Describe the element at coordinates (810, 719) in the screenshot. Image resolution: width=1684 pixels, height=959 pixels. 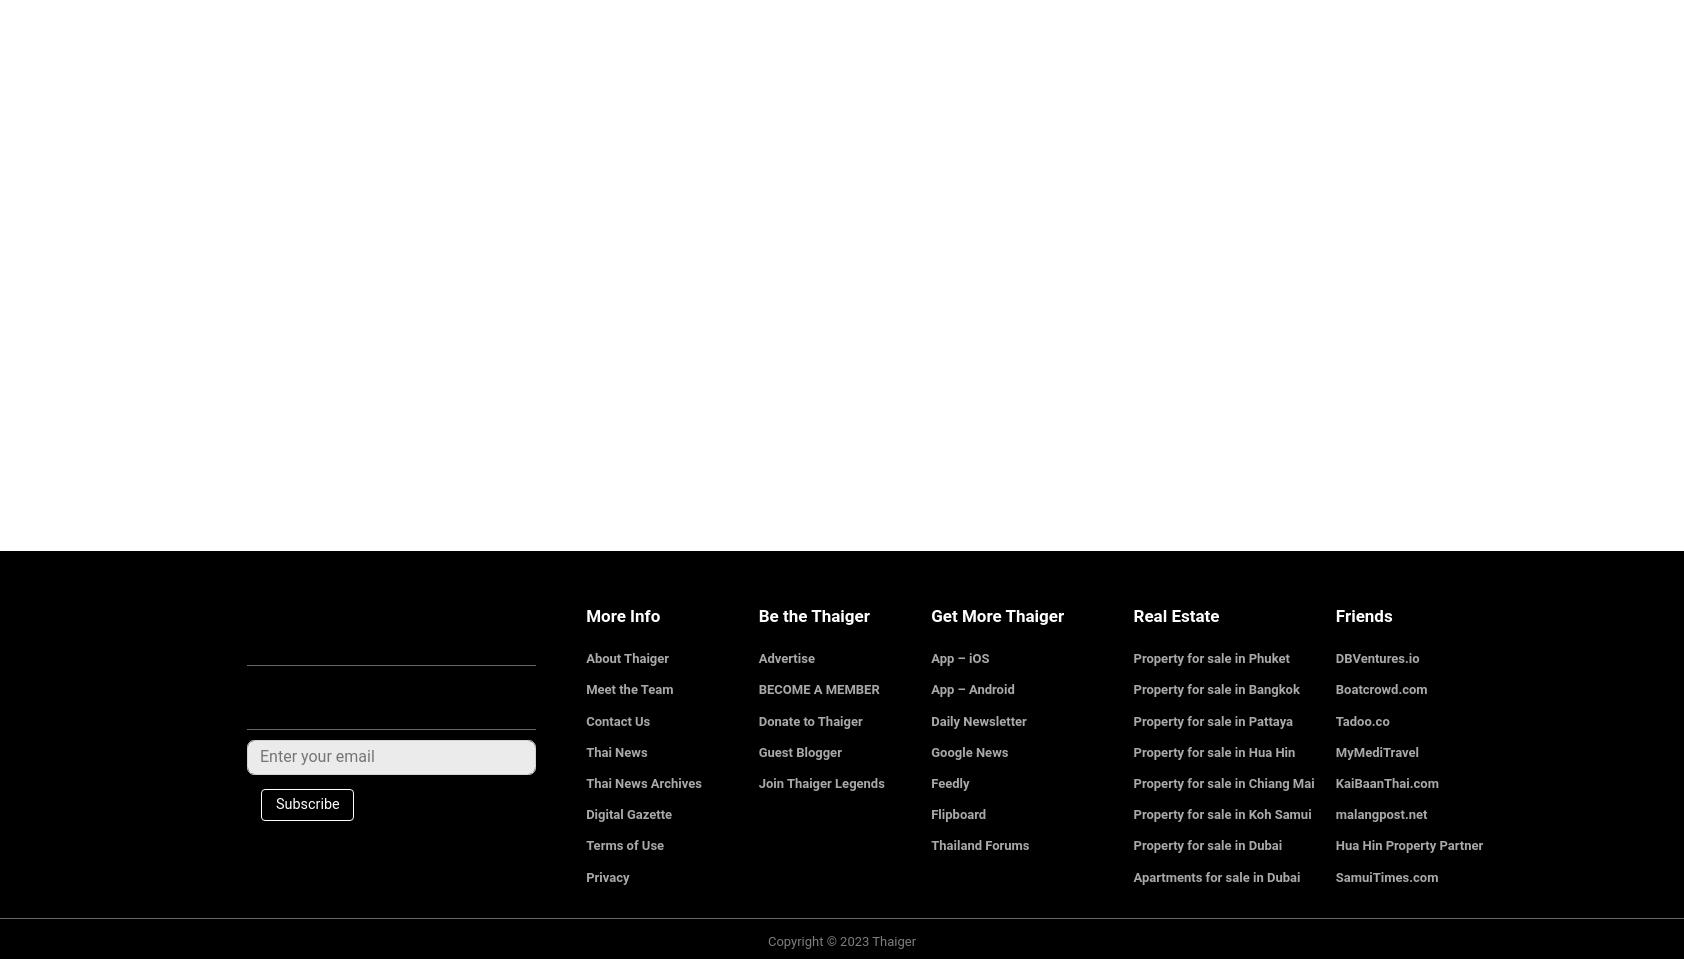
I see `'Donate to Thaiger'` at that location.